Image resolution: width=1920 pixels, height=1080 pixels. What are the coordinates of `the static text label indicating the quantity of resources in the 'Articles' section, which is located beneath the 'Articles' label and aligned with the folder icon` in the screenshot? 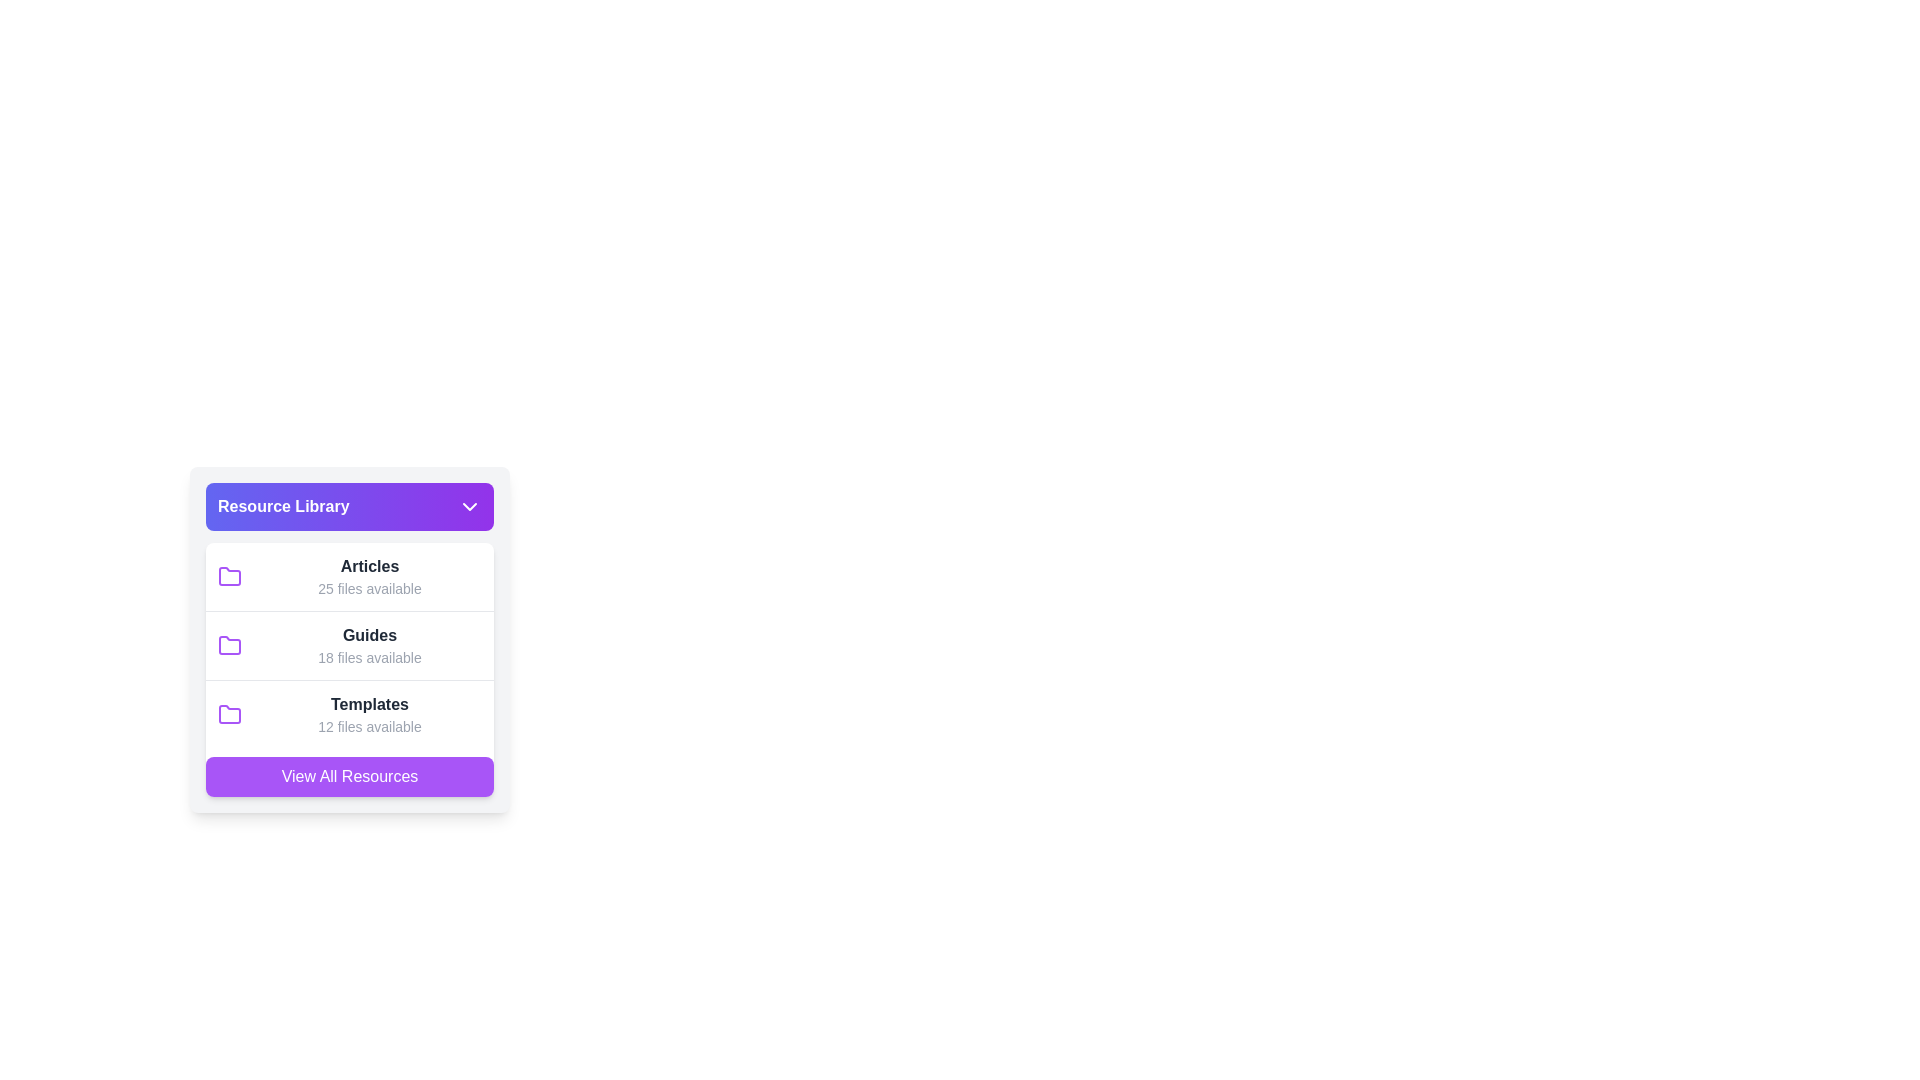 It's located at (369, 588).